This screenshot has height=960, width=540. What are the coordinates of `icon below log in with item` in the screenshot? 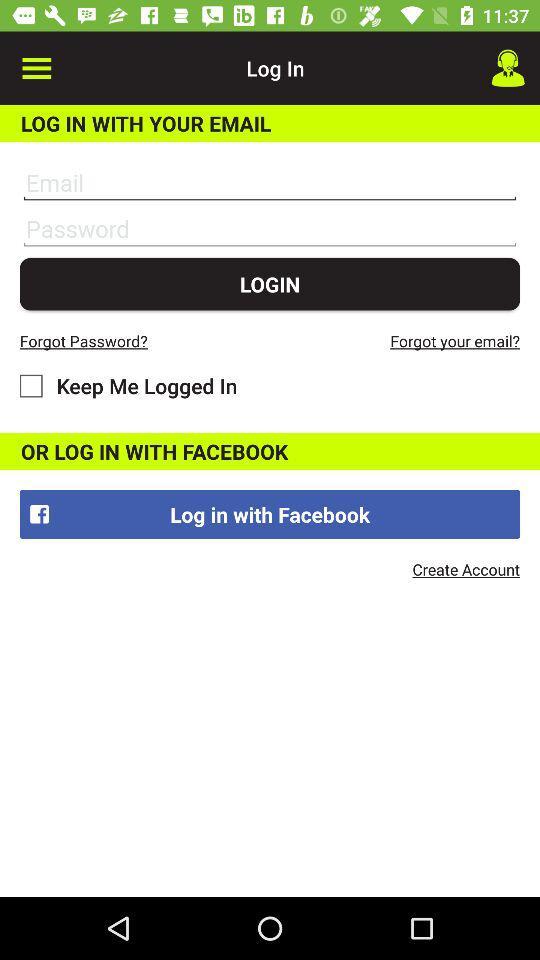 It's located at (466, 569).